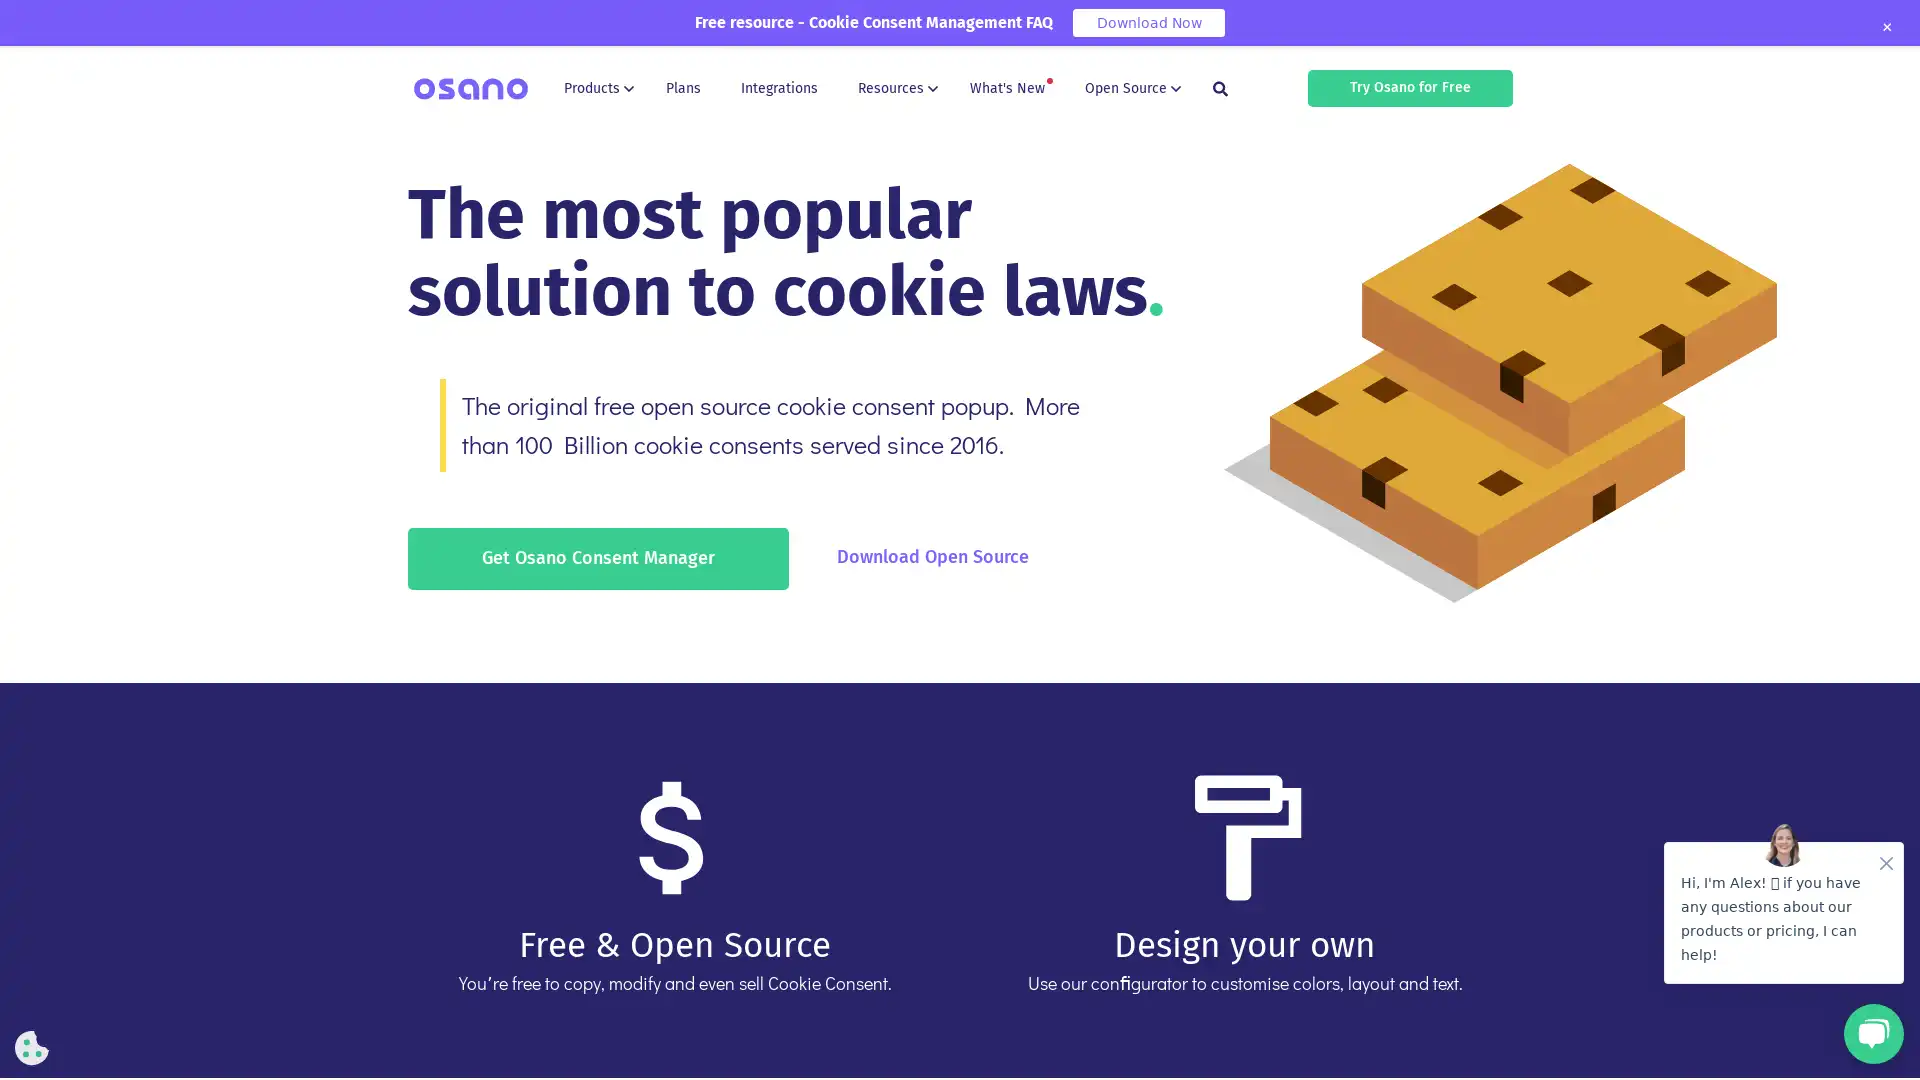 This screenshot has height=1080, width=1920. What do you see at coordinates (32, 1047) in the screenshot?
I see `Cookie Preferences` at bounding box center [32, 1047].